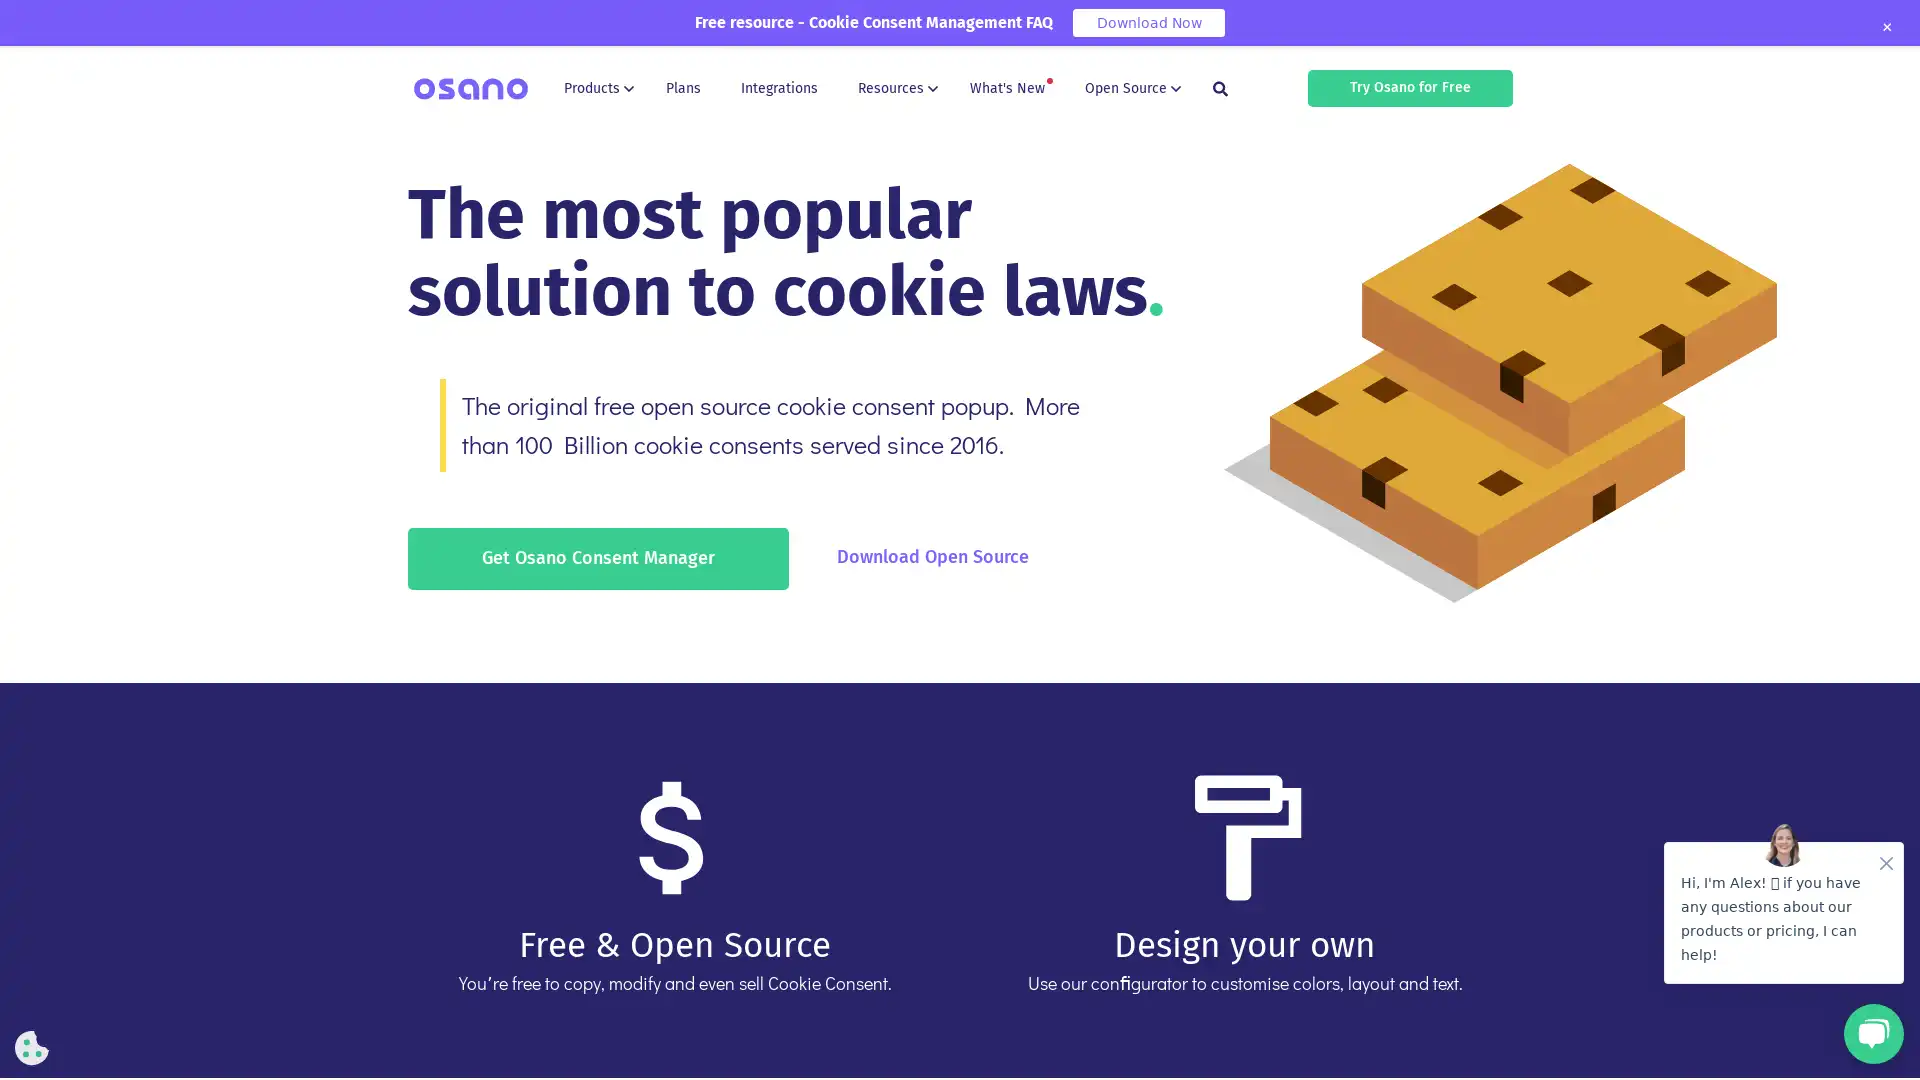 This screenshot has height=1080, width=1920. What do you see at coordinates (32, 1047) in the screenshot?
I see `Cookie Preferences` at bounding box center [32, 1047].